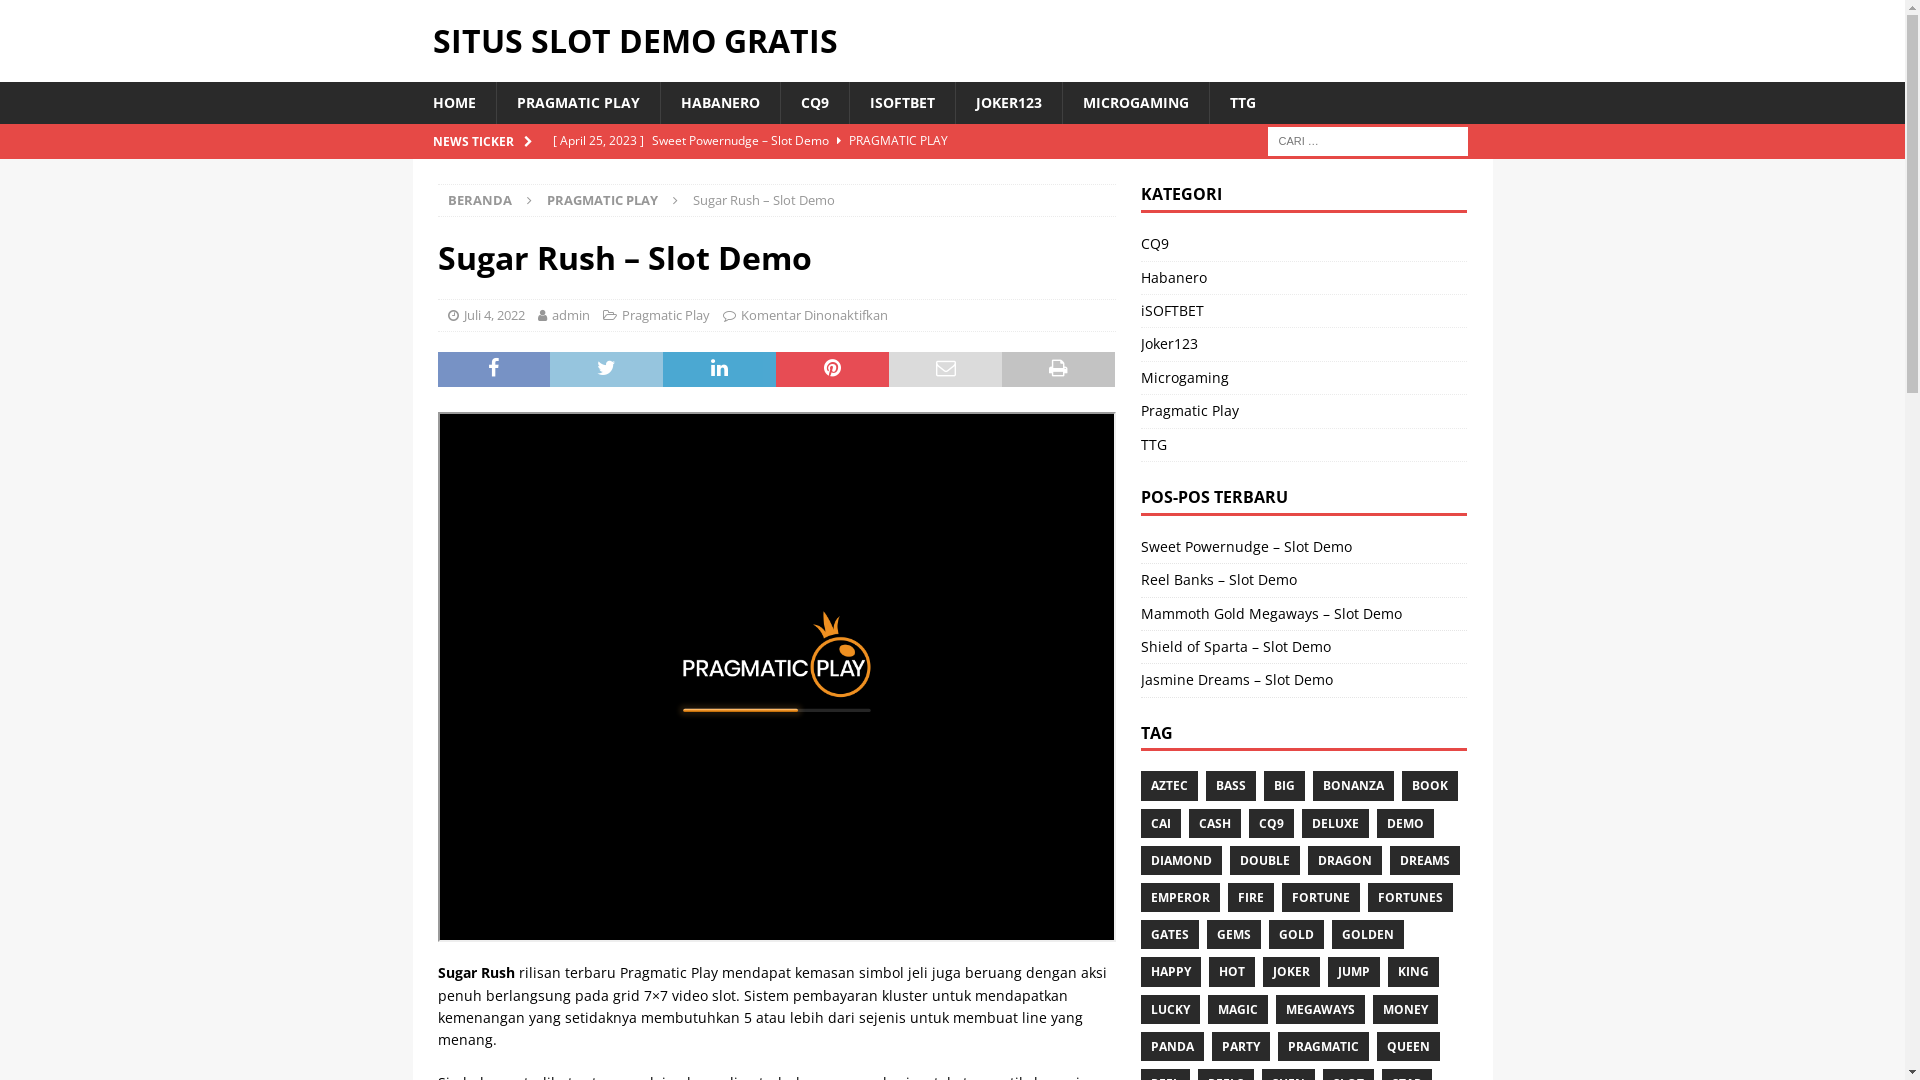 The width and height of the screenshot is (1920, 1080). Describe the element at coordinates (1424, 859) in the screenshot. I see `'DREAMS'` at that location.